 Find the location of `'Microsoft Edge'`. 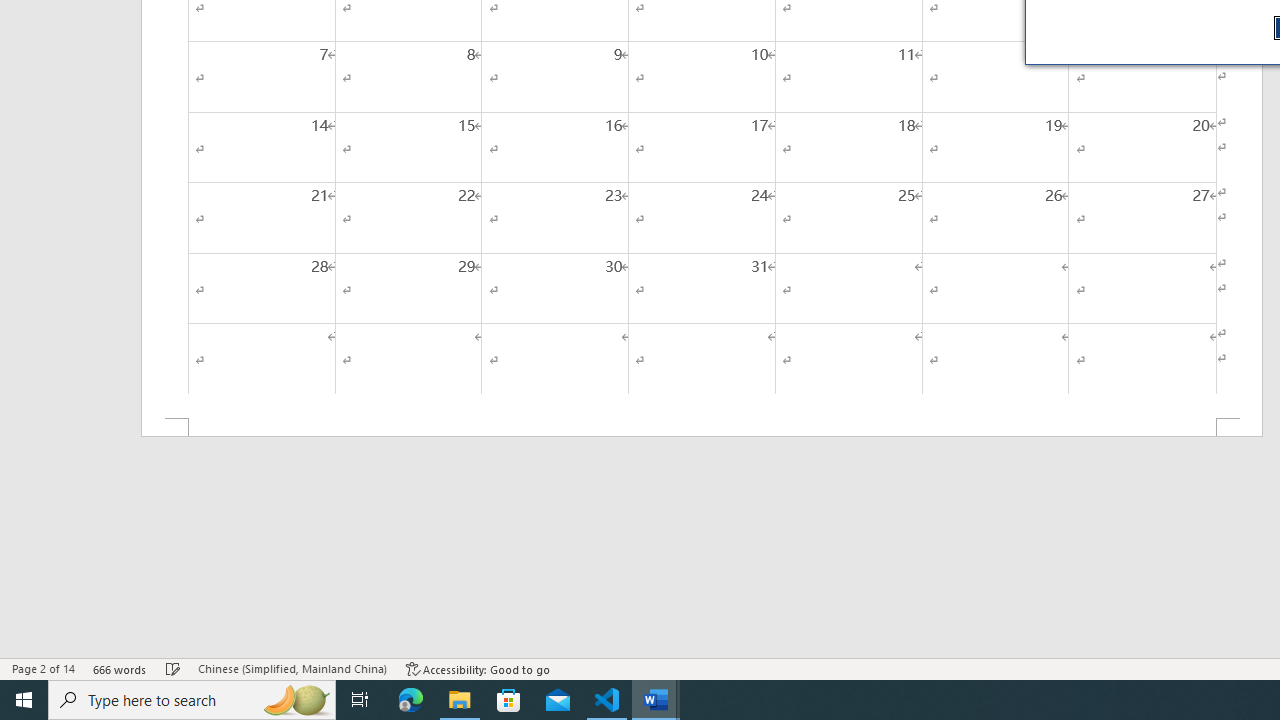

'Microsoft Edge' is located at coordinates (410, 698).